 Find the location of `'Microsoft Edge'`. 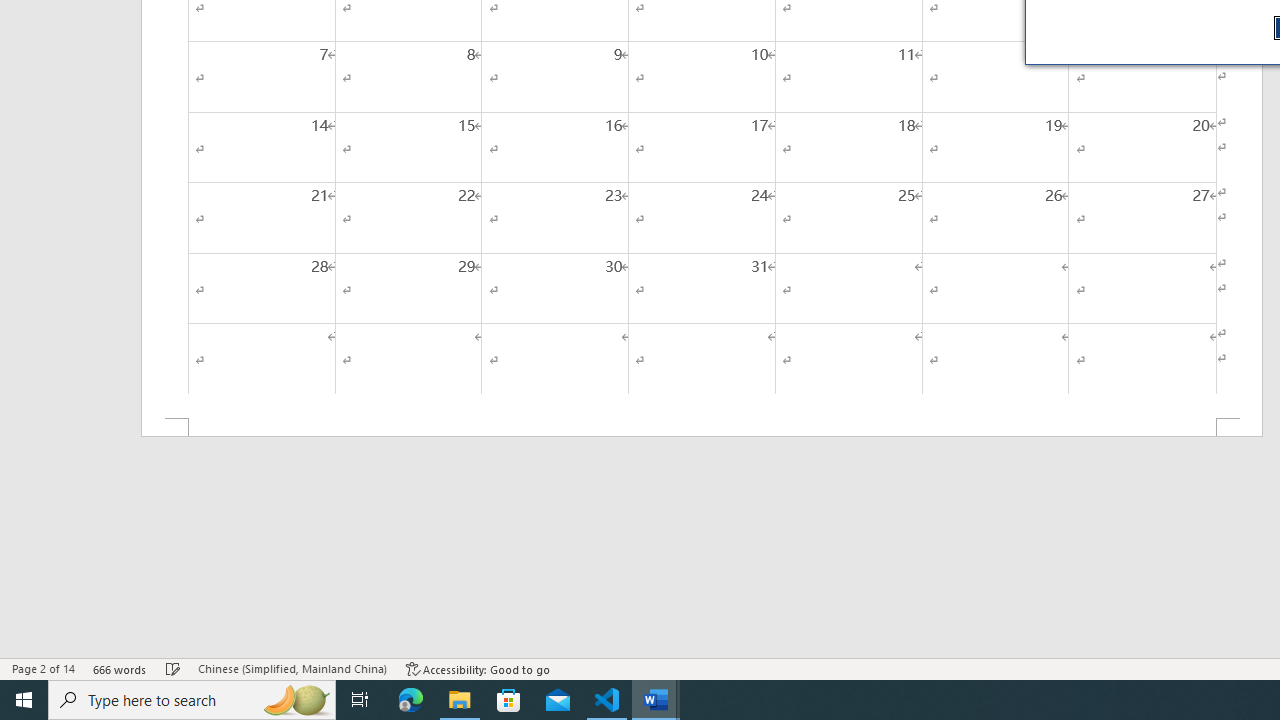

'Microsoft Edge' is located at coordinates (410, 698).